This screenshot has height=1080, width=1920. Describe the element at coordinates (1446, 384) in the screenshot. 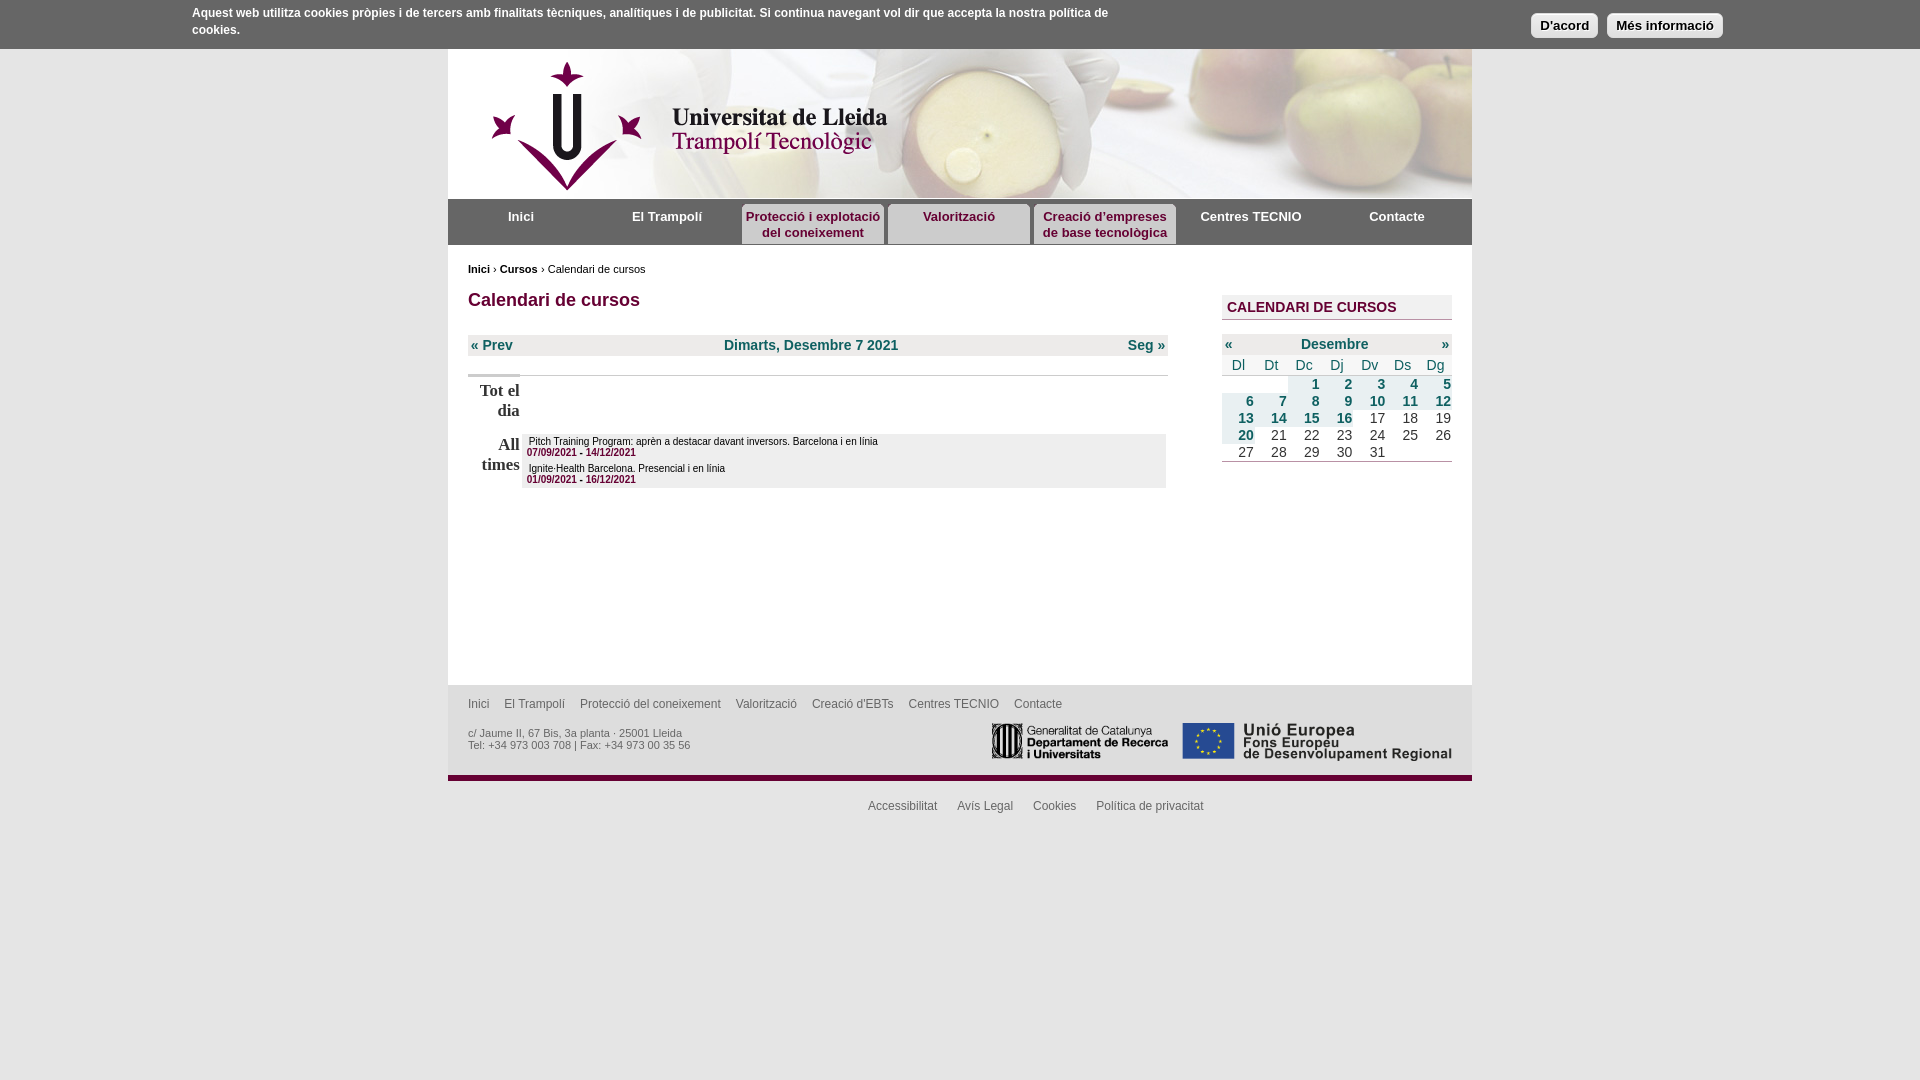

I see `'5'` at that location.